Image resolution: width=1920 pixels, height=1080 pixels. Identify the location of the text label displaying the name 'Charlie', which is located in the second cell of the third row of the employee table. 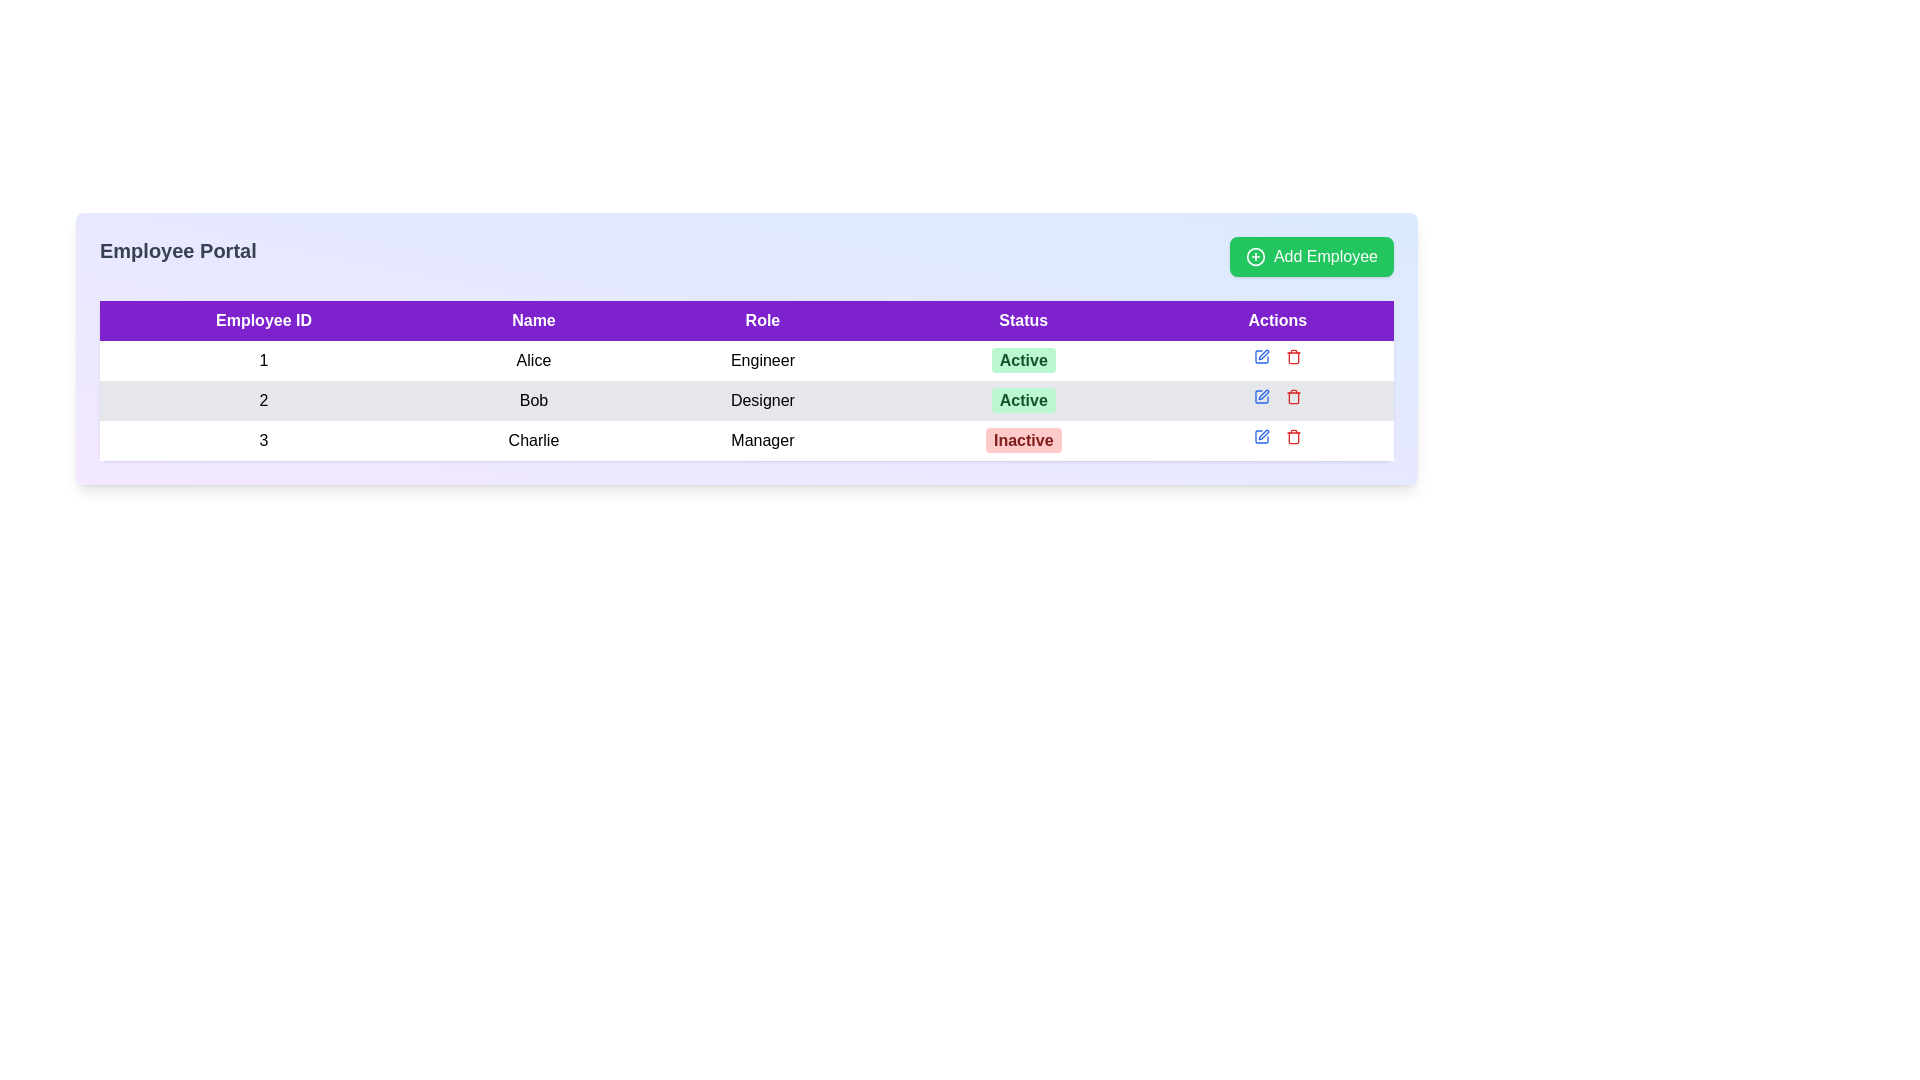
(533, 439).